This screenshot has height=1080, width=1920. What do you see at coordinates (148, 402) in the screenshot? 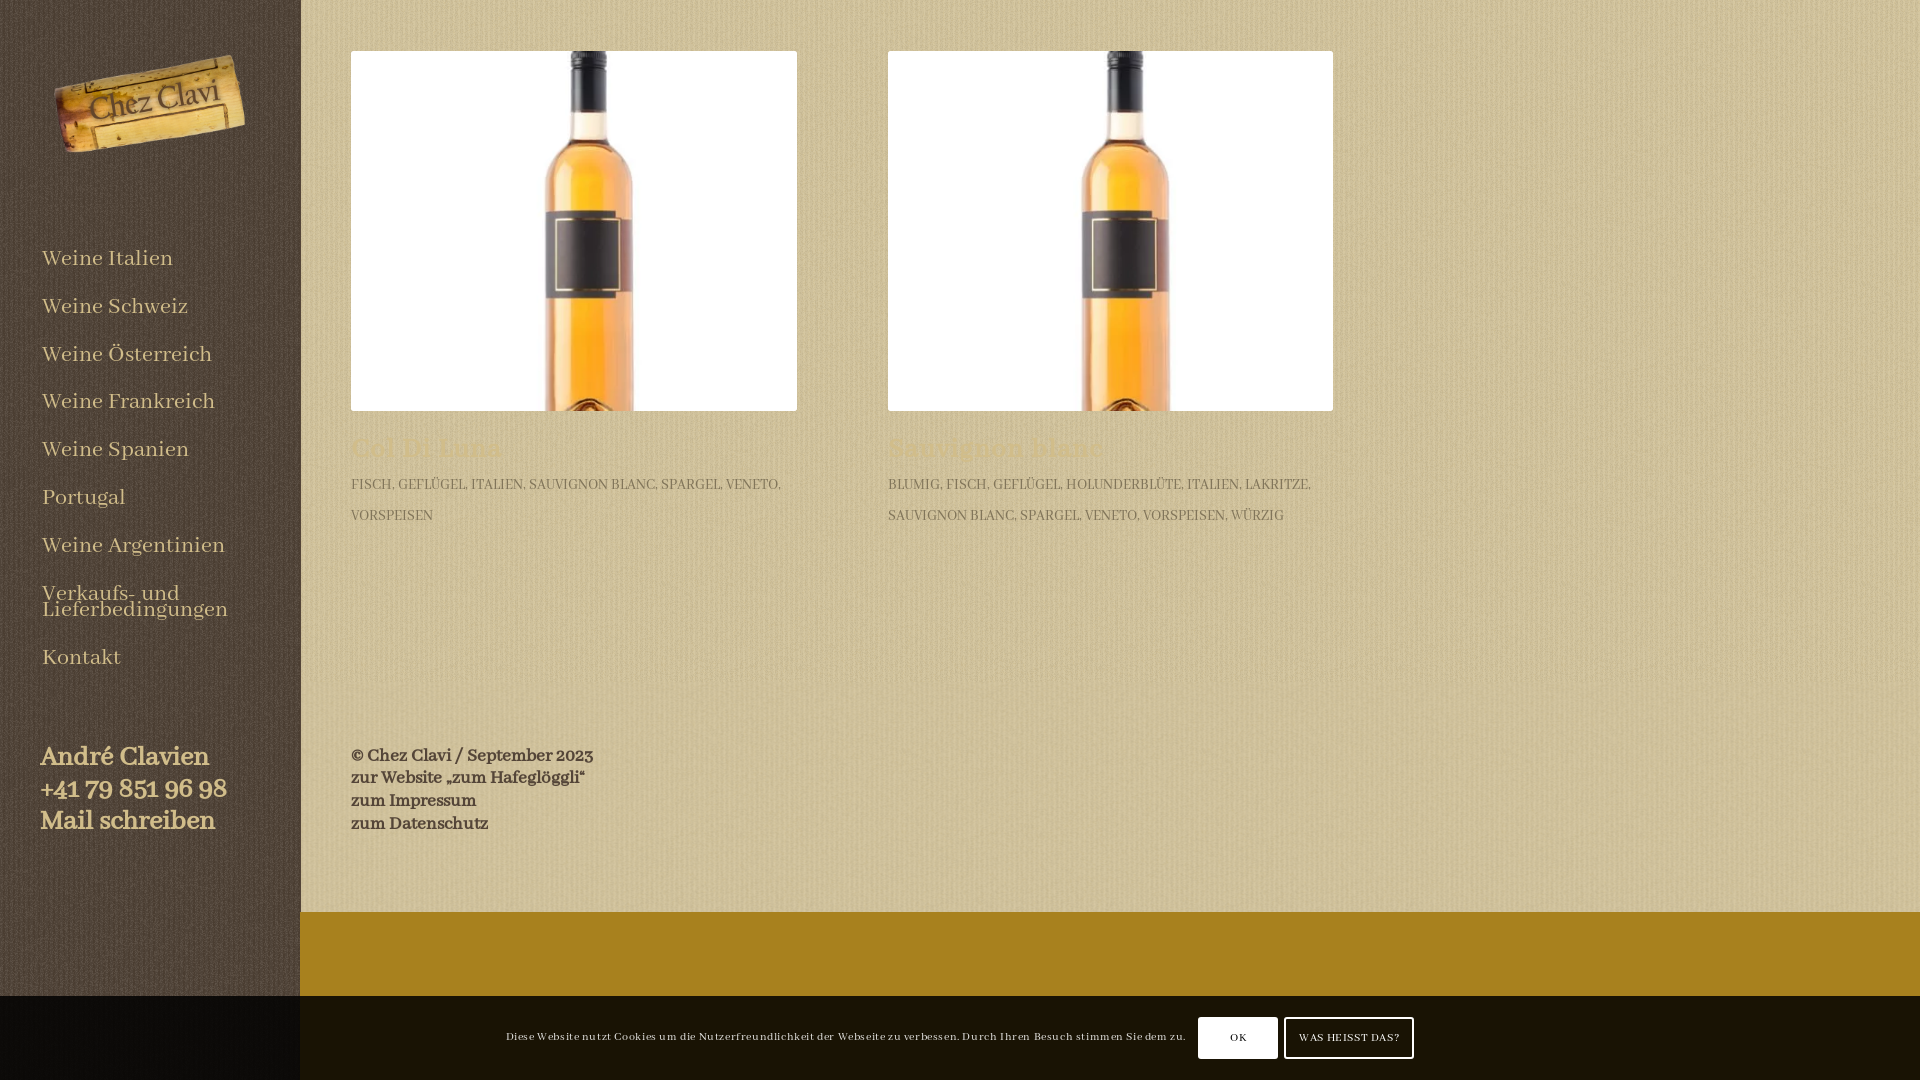
I see `'Weine Frankreich'` at bounding box center [148, 402].